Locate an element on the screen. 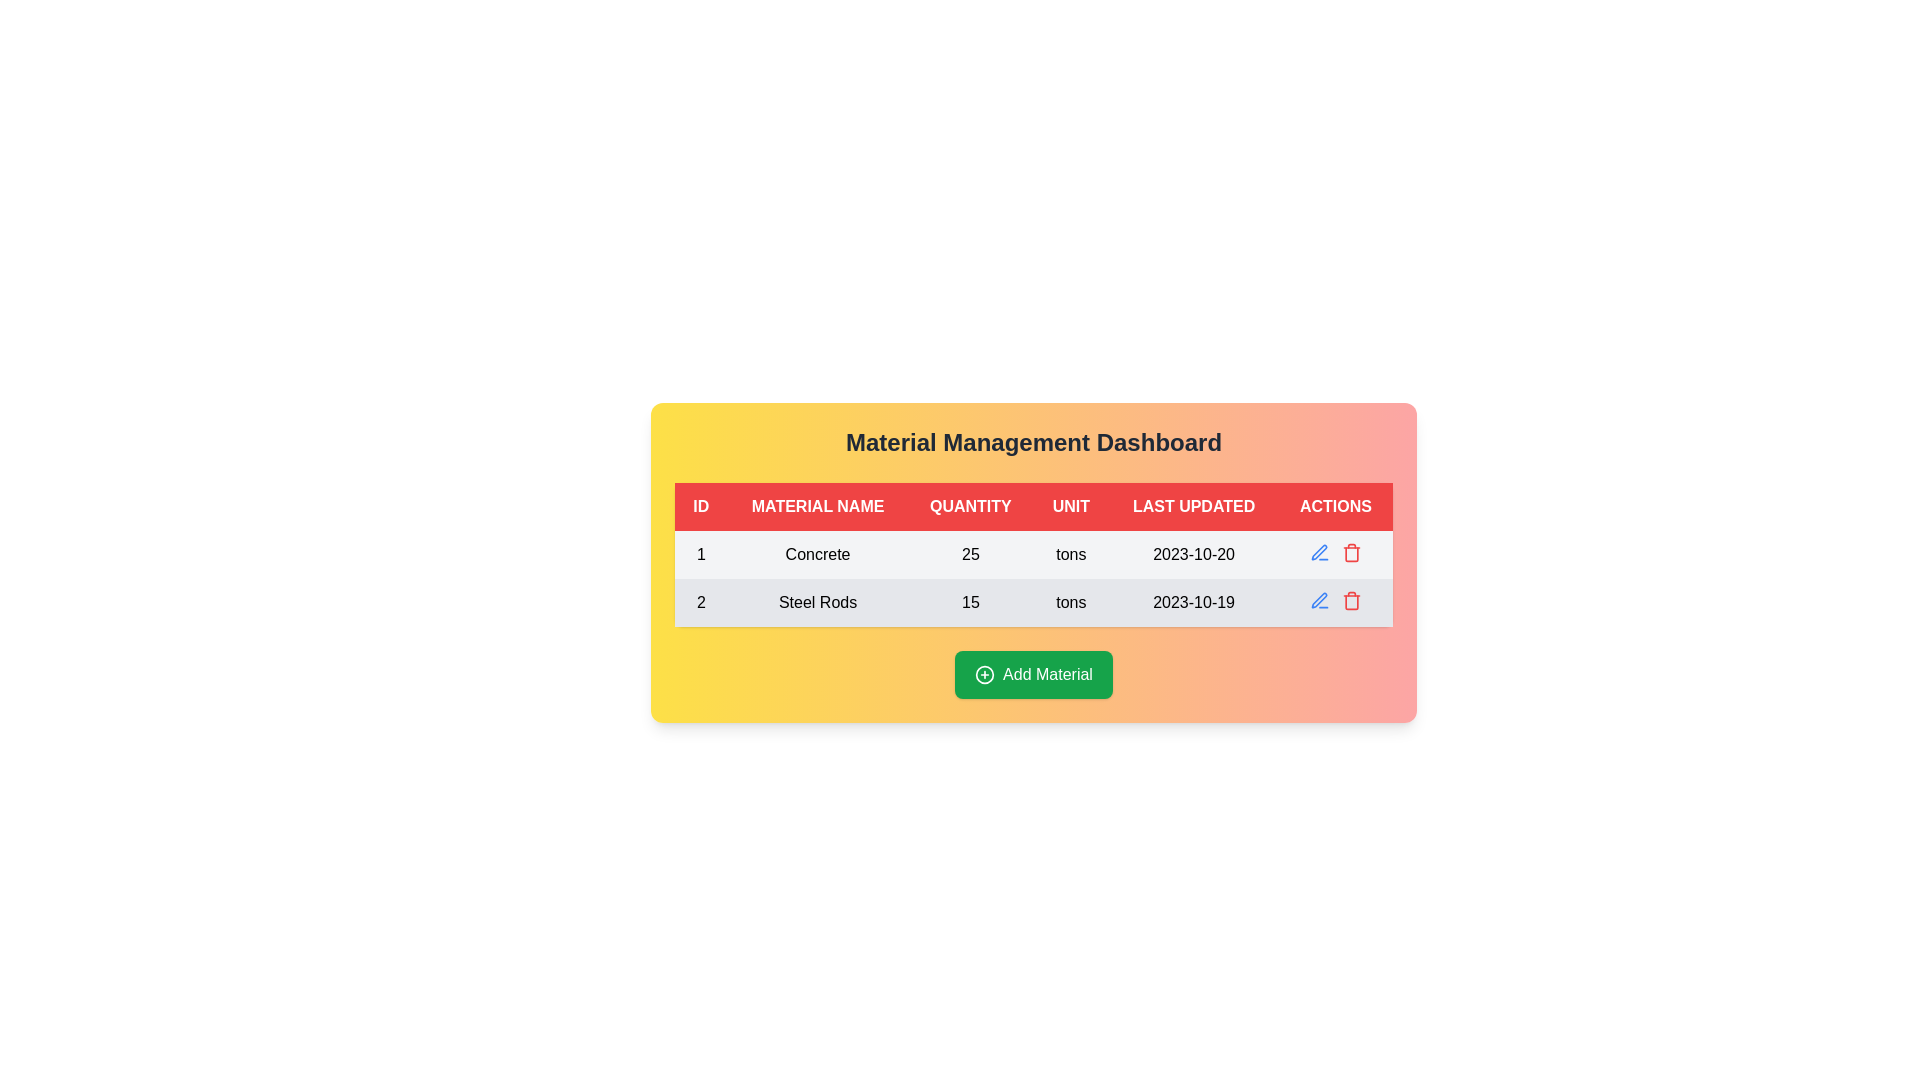 The image size is (1920, 1080). the first row of the material management table to interact with the specific parts of the entry is located at coordinates (1033, 555).